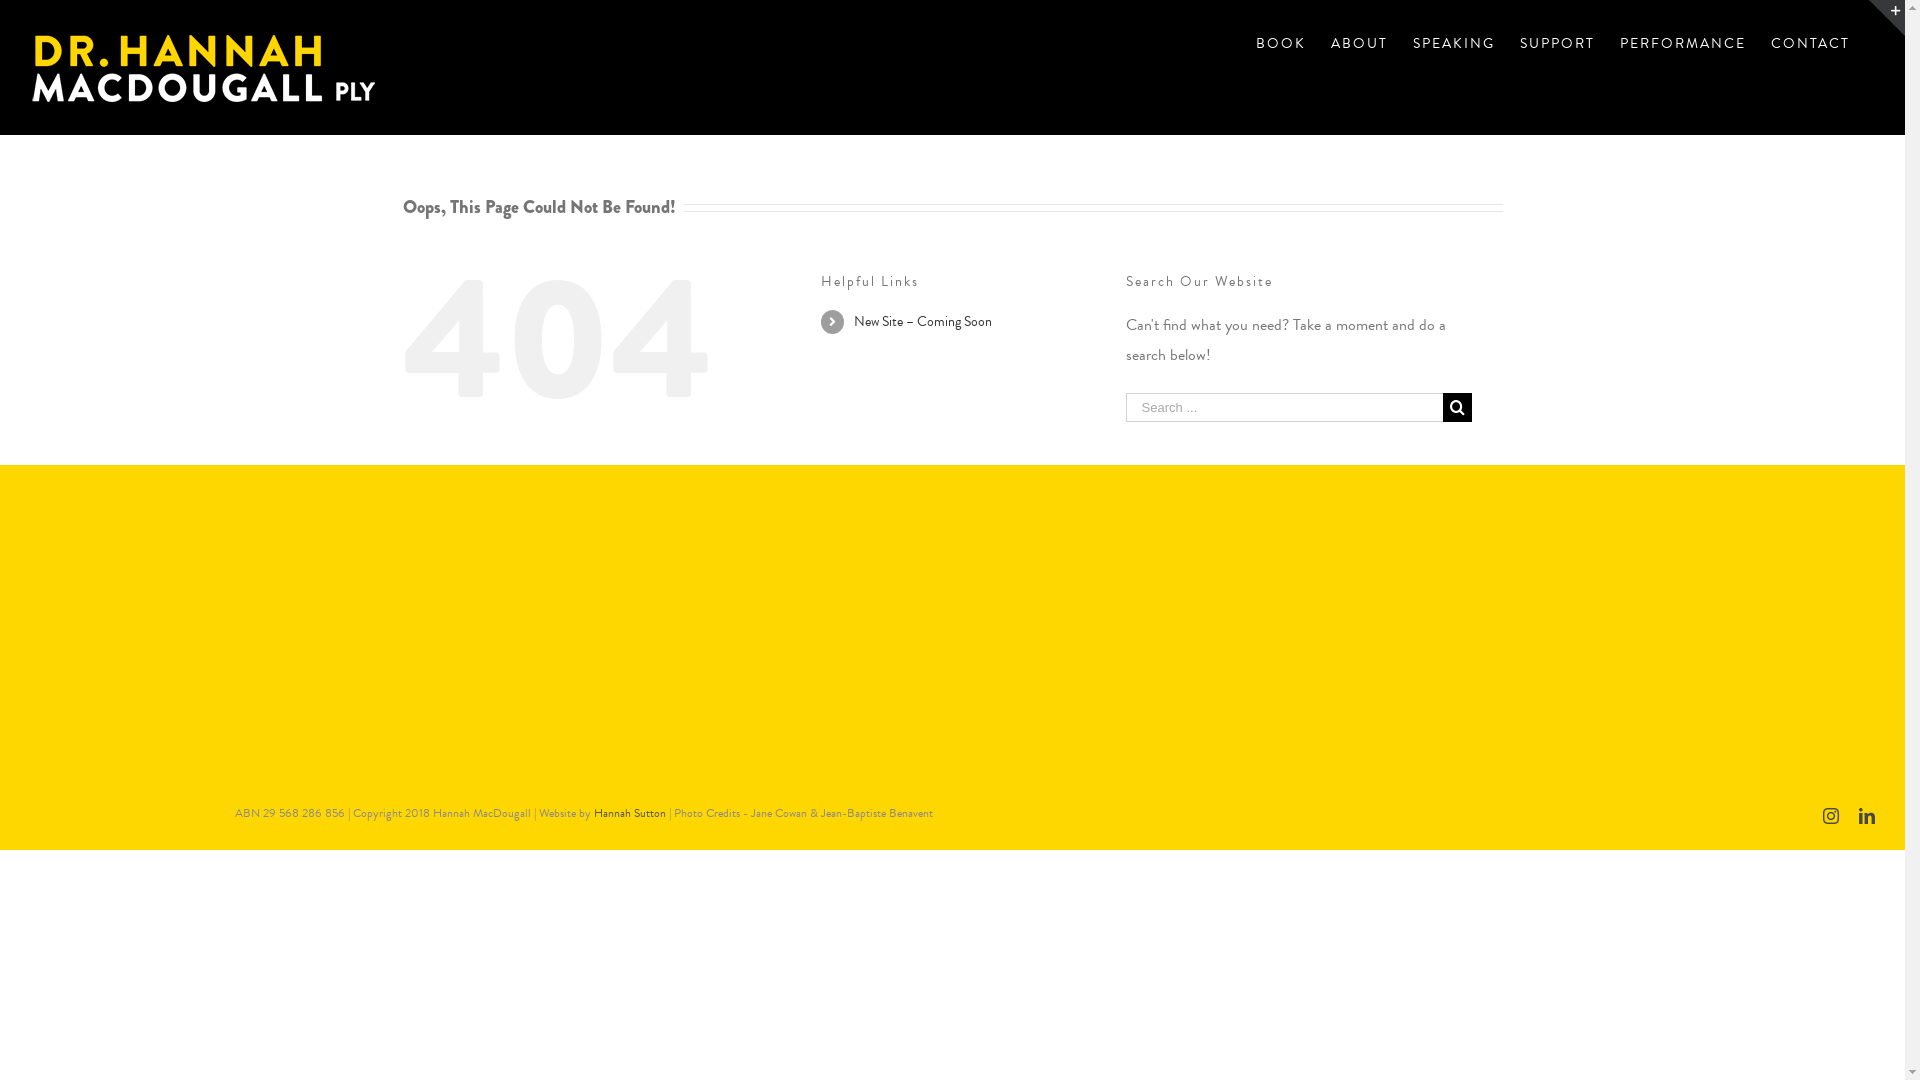  Describe the element at coordinates (1281, 42) in the screenshot. I see `'BOOK'` at that location.